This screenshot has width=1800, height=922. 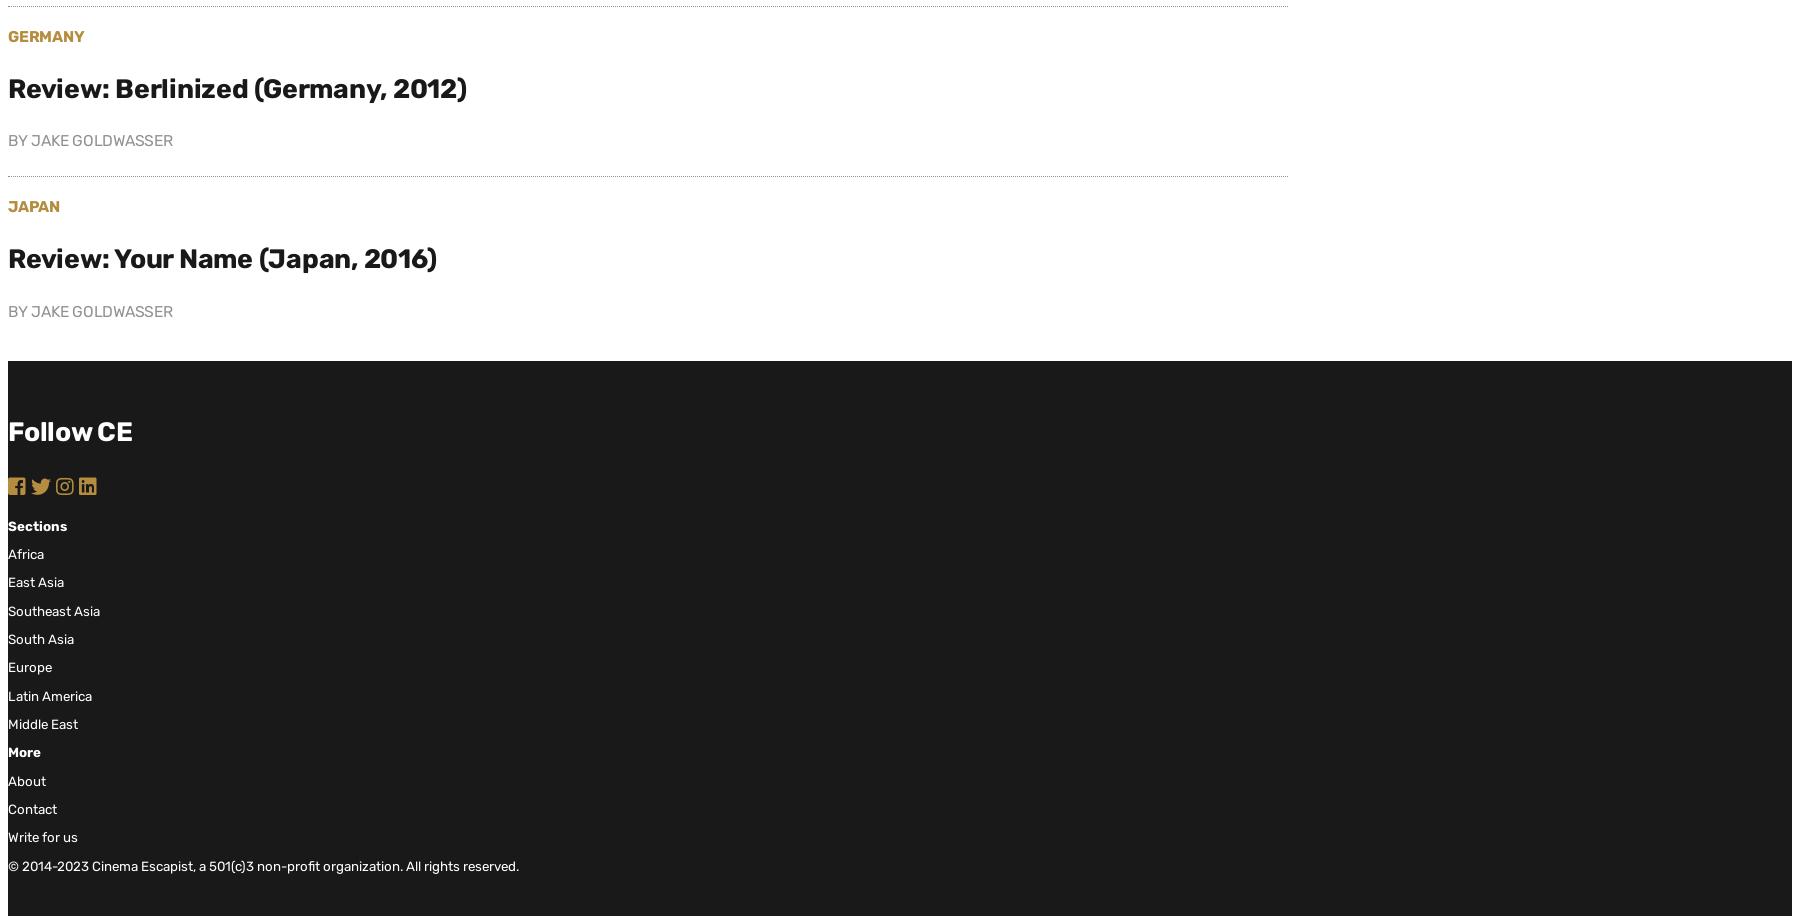 I want to click on 'Review: Your Name (Japan, 2016)', so click(x=221, y=256).